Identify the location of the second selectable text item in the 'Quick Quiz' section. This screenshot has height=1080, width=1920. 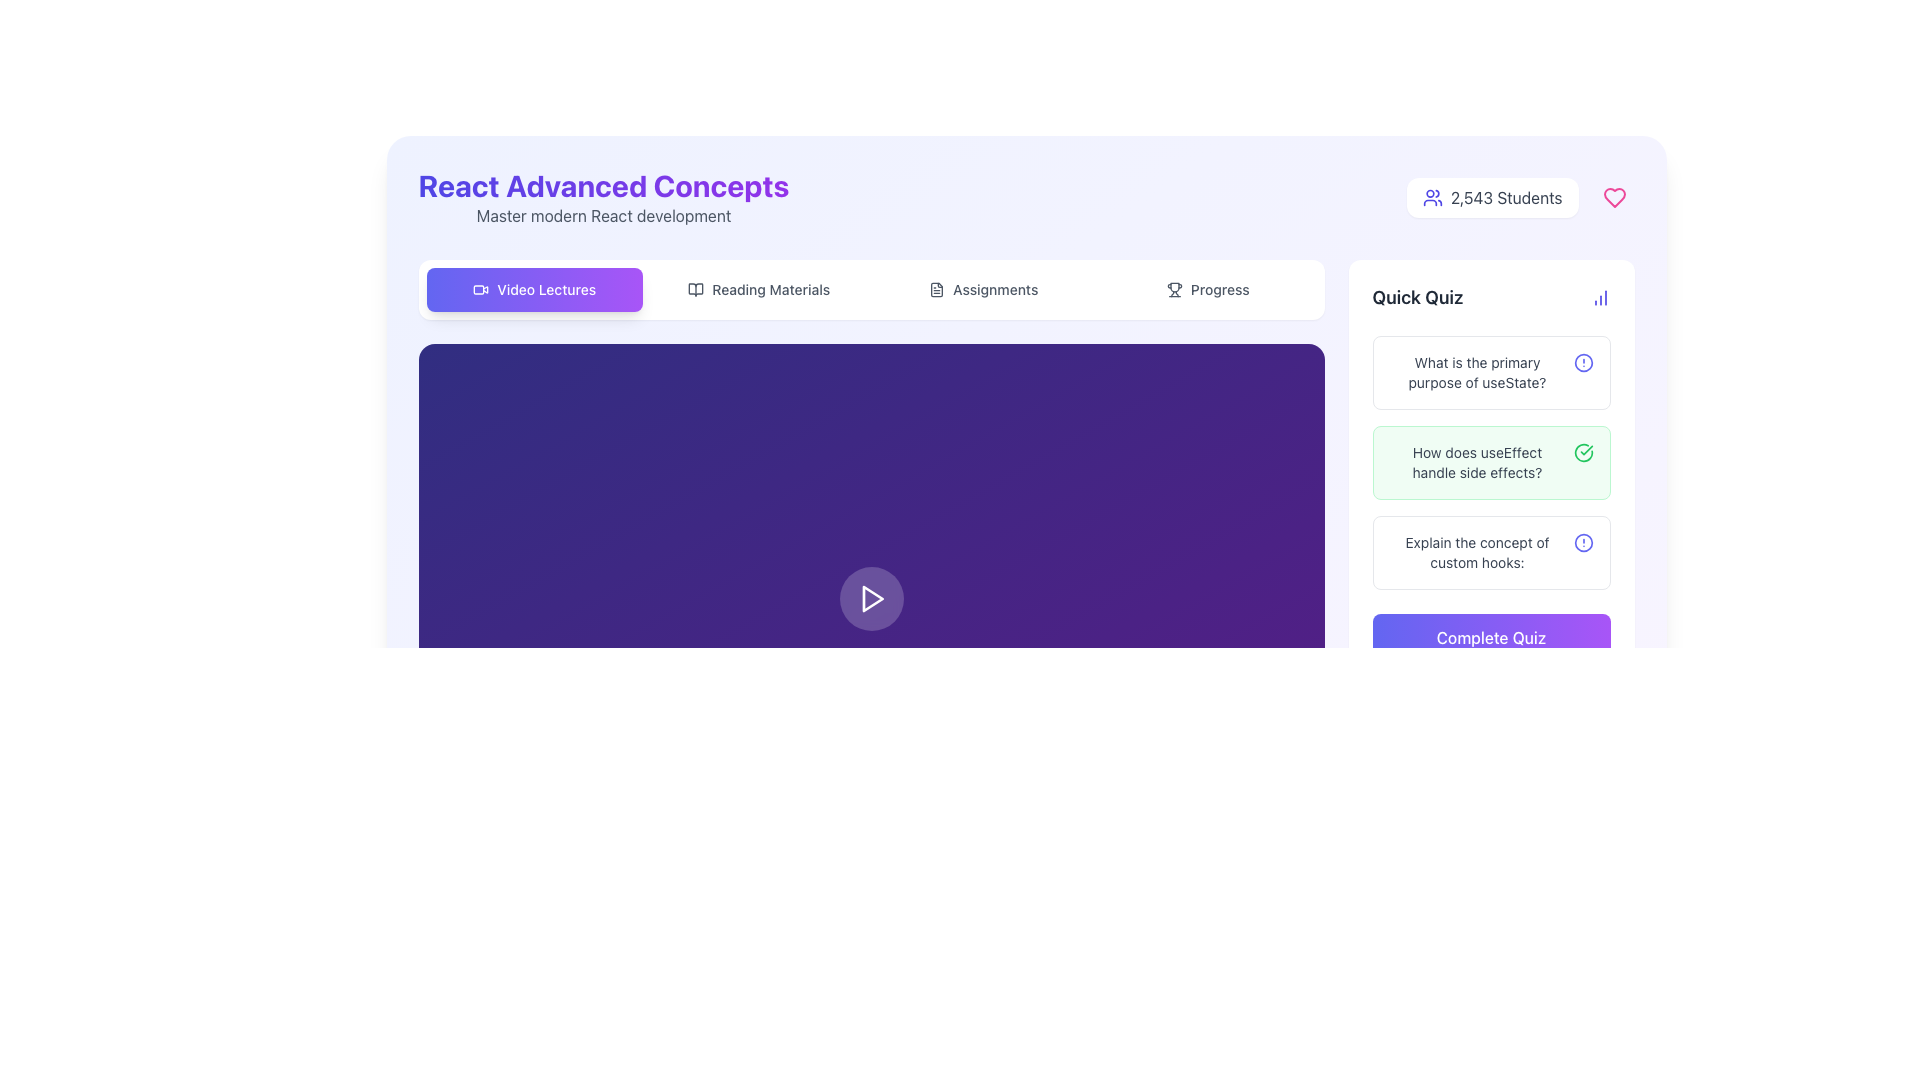
(1491, 462).